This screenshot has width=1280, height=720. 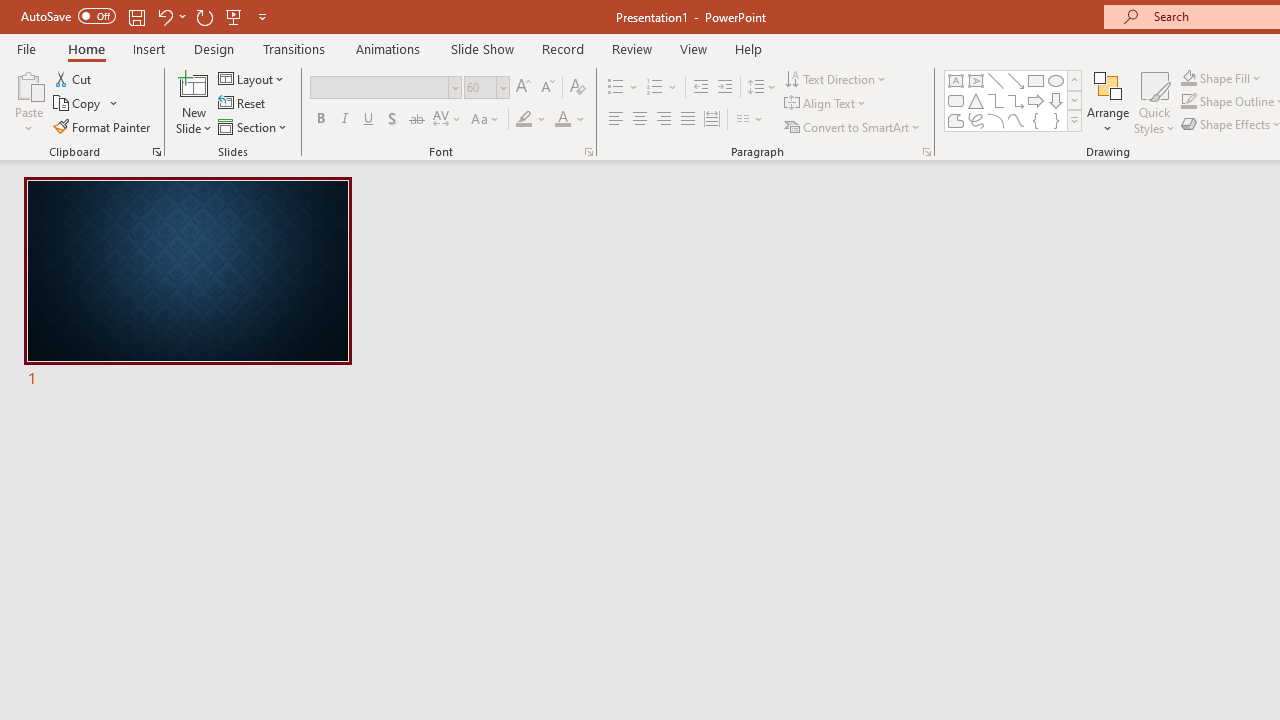 What do you see at coordinates (522, 86) in the screenshot?
I see `'Increase Font Size'` at bounding box center [522, 86].